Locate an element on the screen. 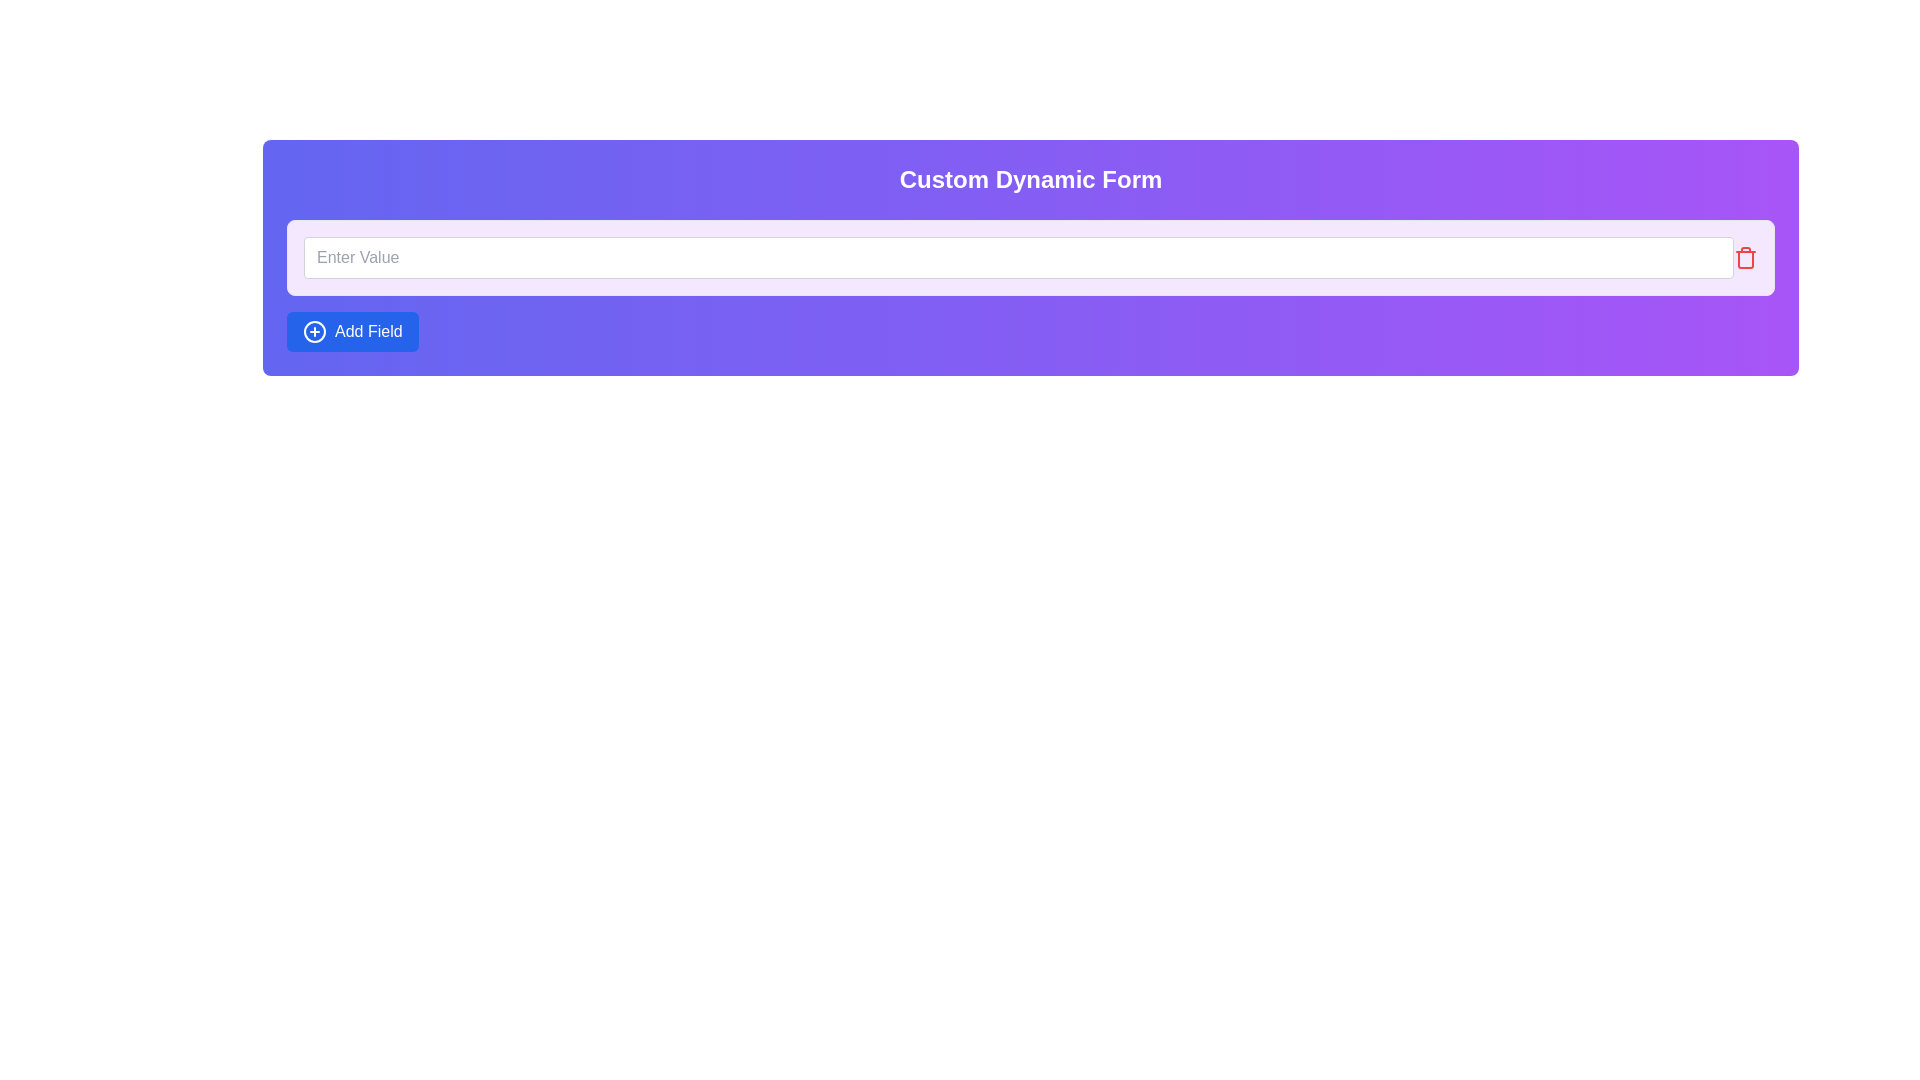  the trash icon, which is a red button located at the far right end of a horizontal input field is located at coordinates (1745, 257).